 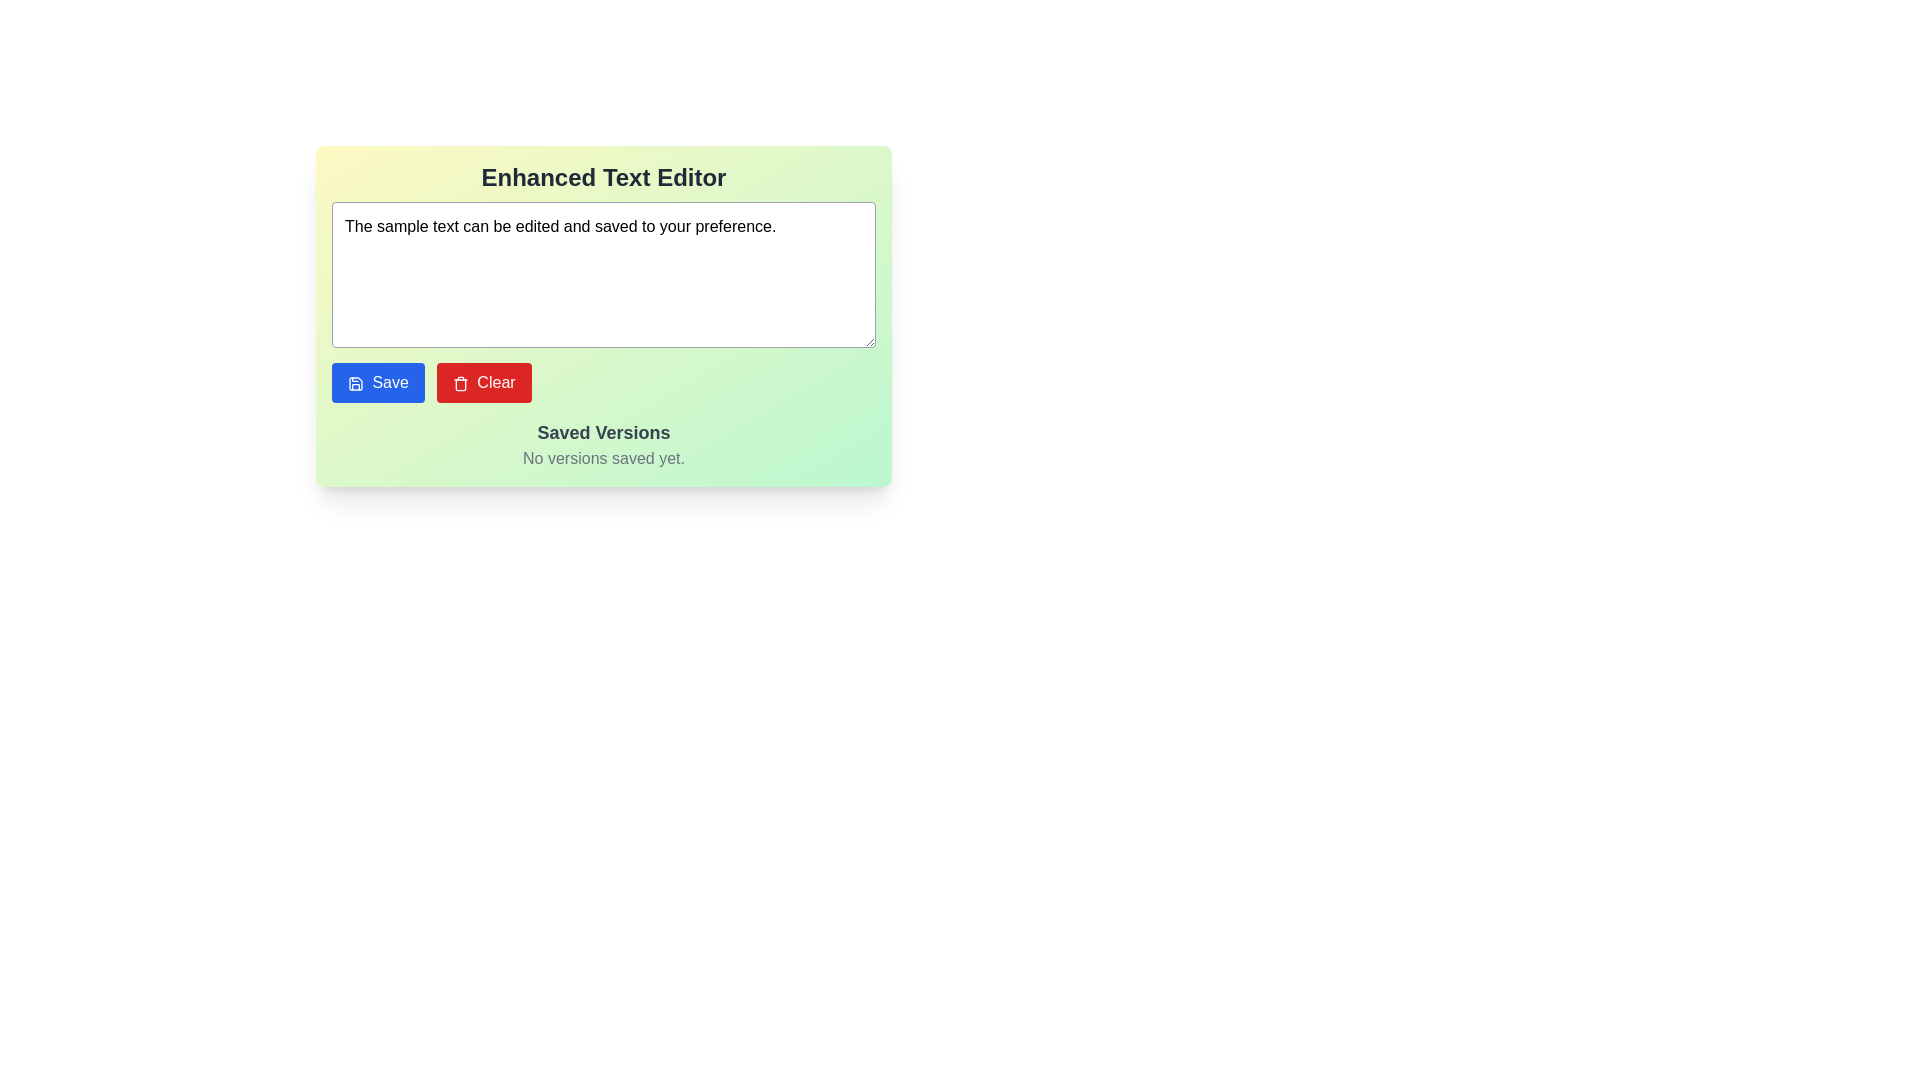 I want to click on the decorative icon located in the upper-left corner of the 'Save' button, adjacent to the text label 'Save', so click(x=355, y=382).